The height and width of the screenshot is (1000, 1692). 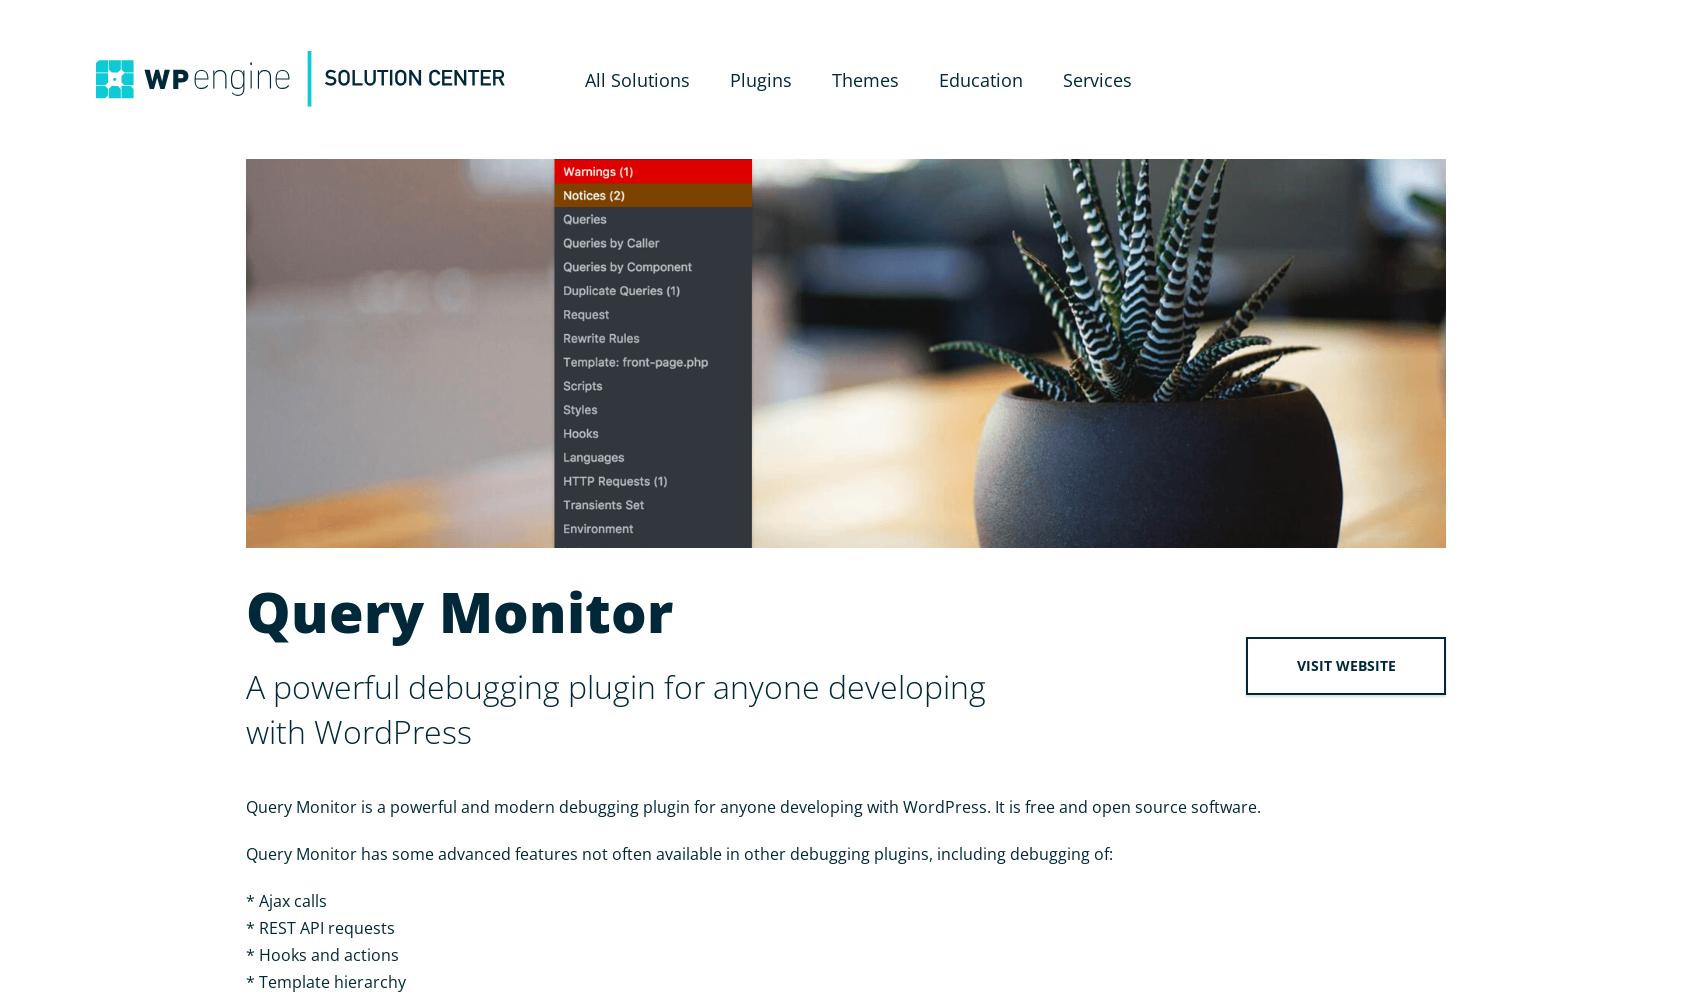 I want to click on 'Themes', so click(x=830, y=78).